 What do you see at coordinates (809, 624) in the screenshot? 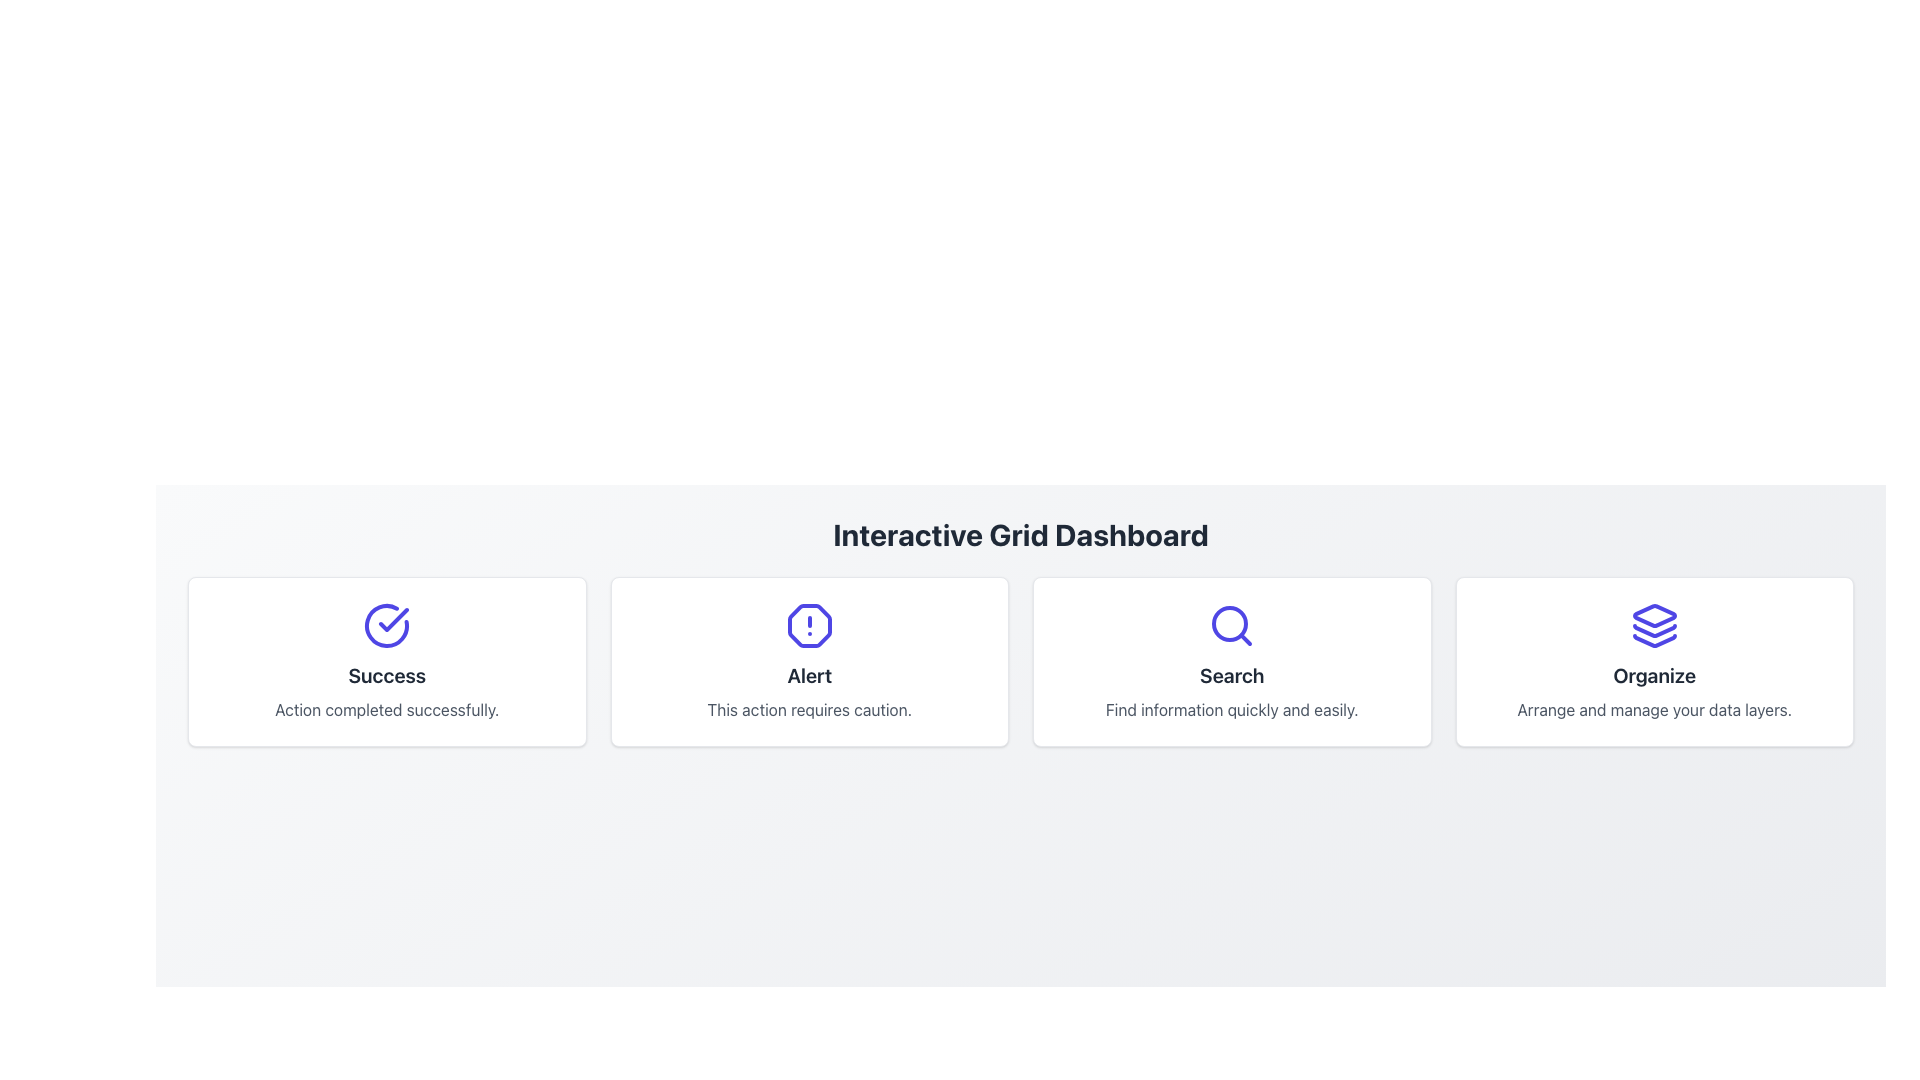
I see `the octagonal icon with an exclamation mark, which is styled with an indigo border and is located above the 'Alert' text in the second card of a 2x2 layout` at bounding box center [809, 624].